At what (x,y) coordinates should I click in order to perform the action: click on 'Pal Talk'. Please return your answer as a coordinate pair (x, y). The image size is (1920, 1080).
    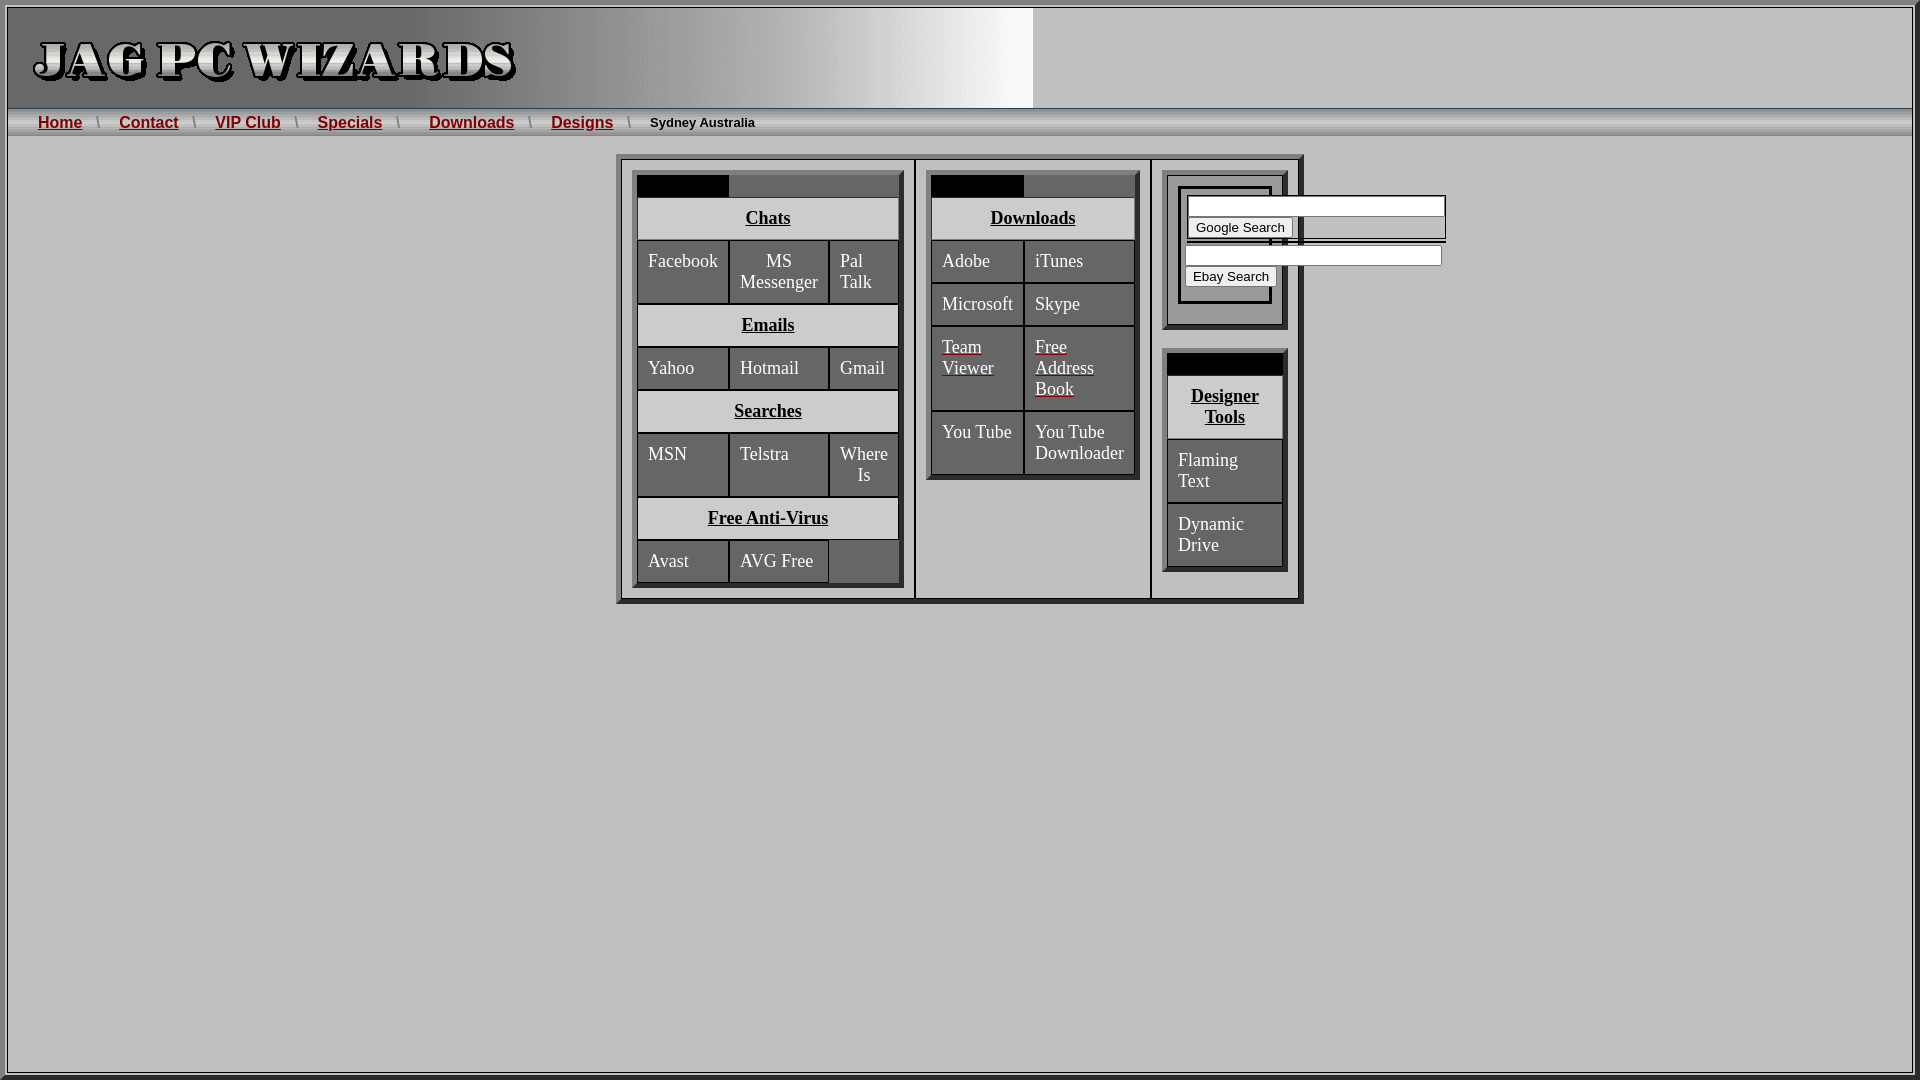
    Looking at the image, I should click on (855, 272).